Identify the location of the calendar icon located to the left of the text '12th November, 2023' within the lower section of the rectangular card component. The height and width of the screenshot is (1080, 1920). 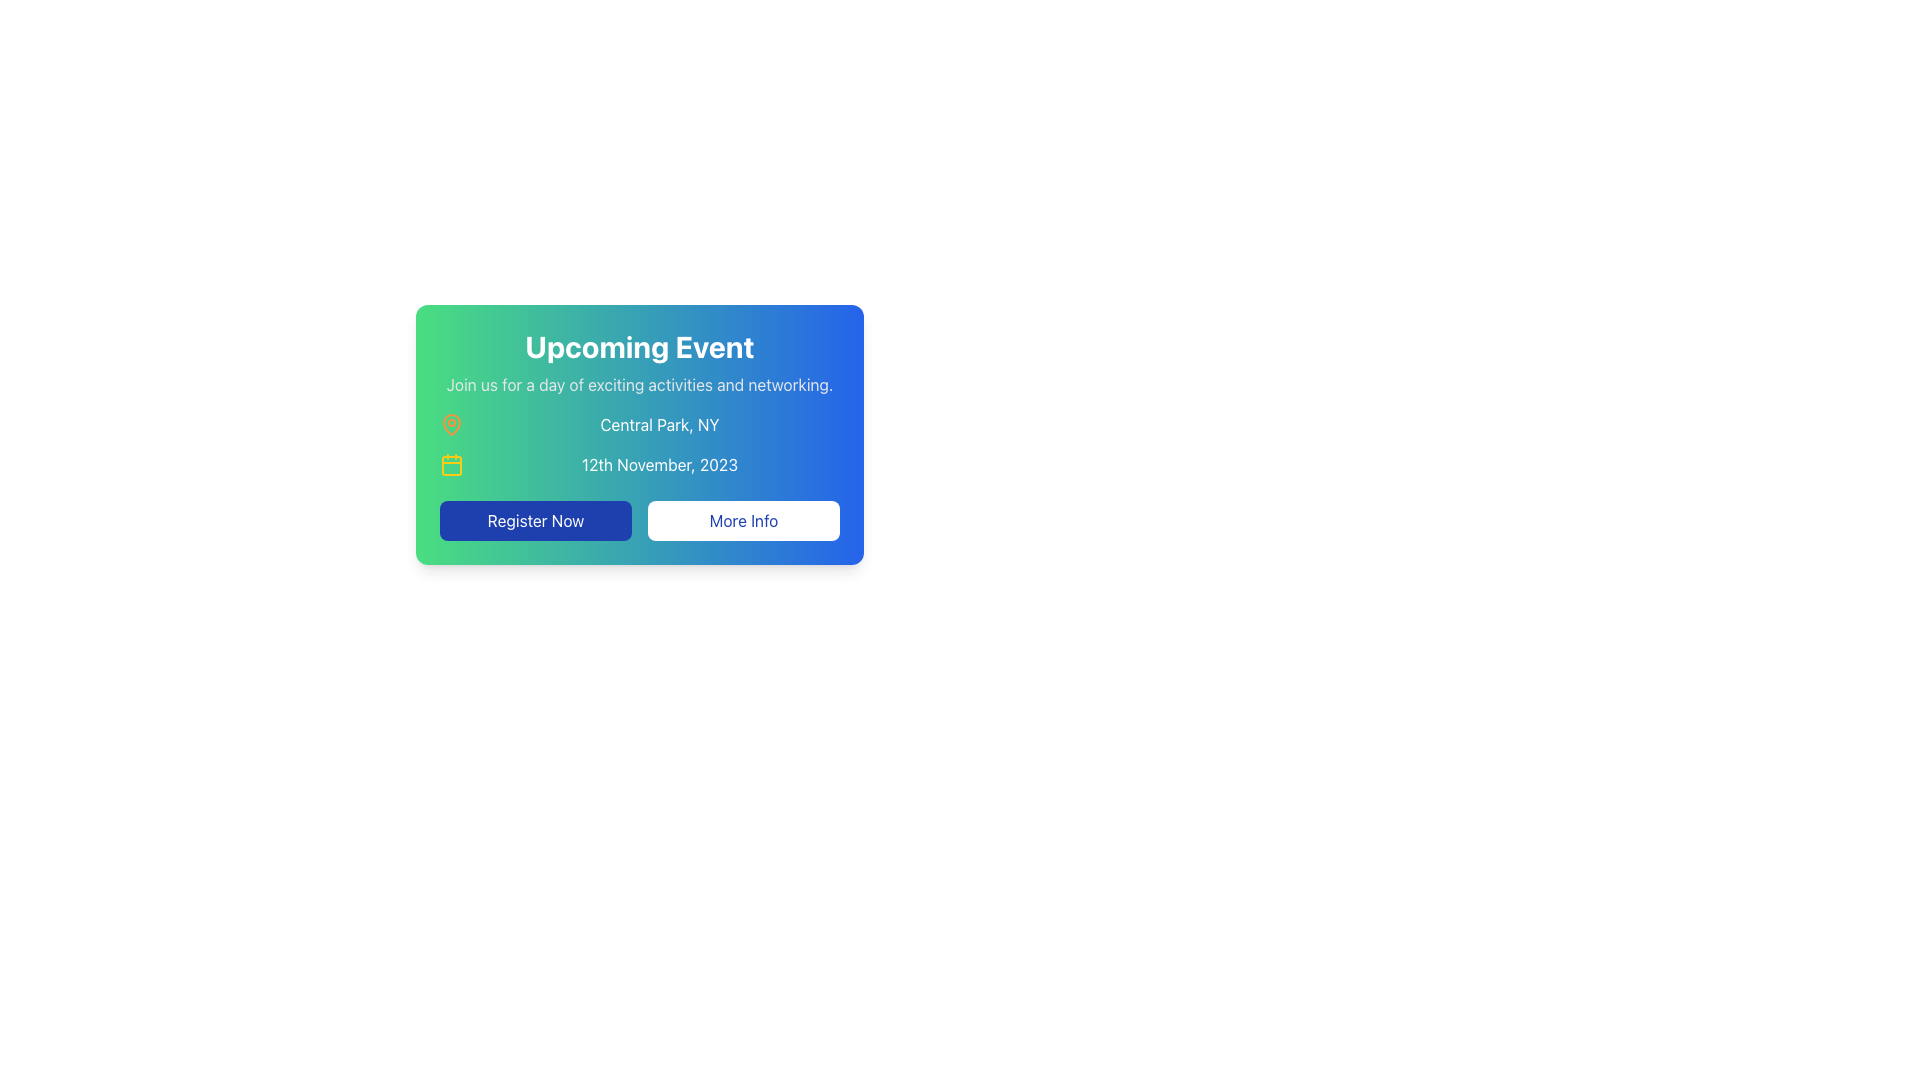
(450, 465).